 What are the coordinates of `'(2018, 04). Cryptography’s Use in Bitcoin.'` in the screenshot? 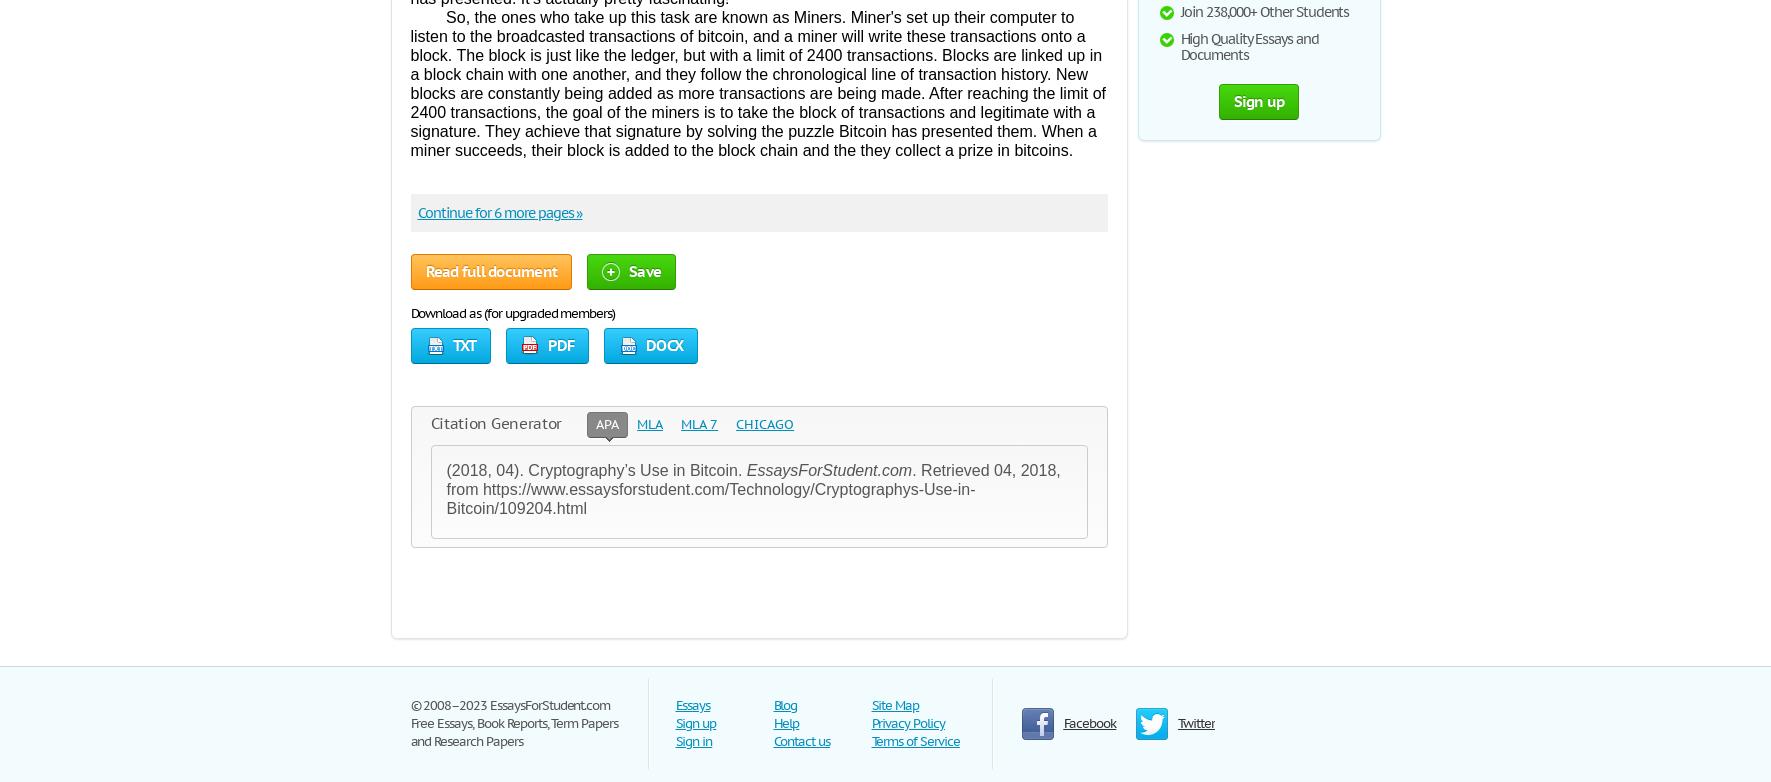 It's located at (594, 470).